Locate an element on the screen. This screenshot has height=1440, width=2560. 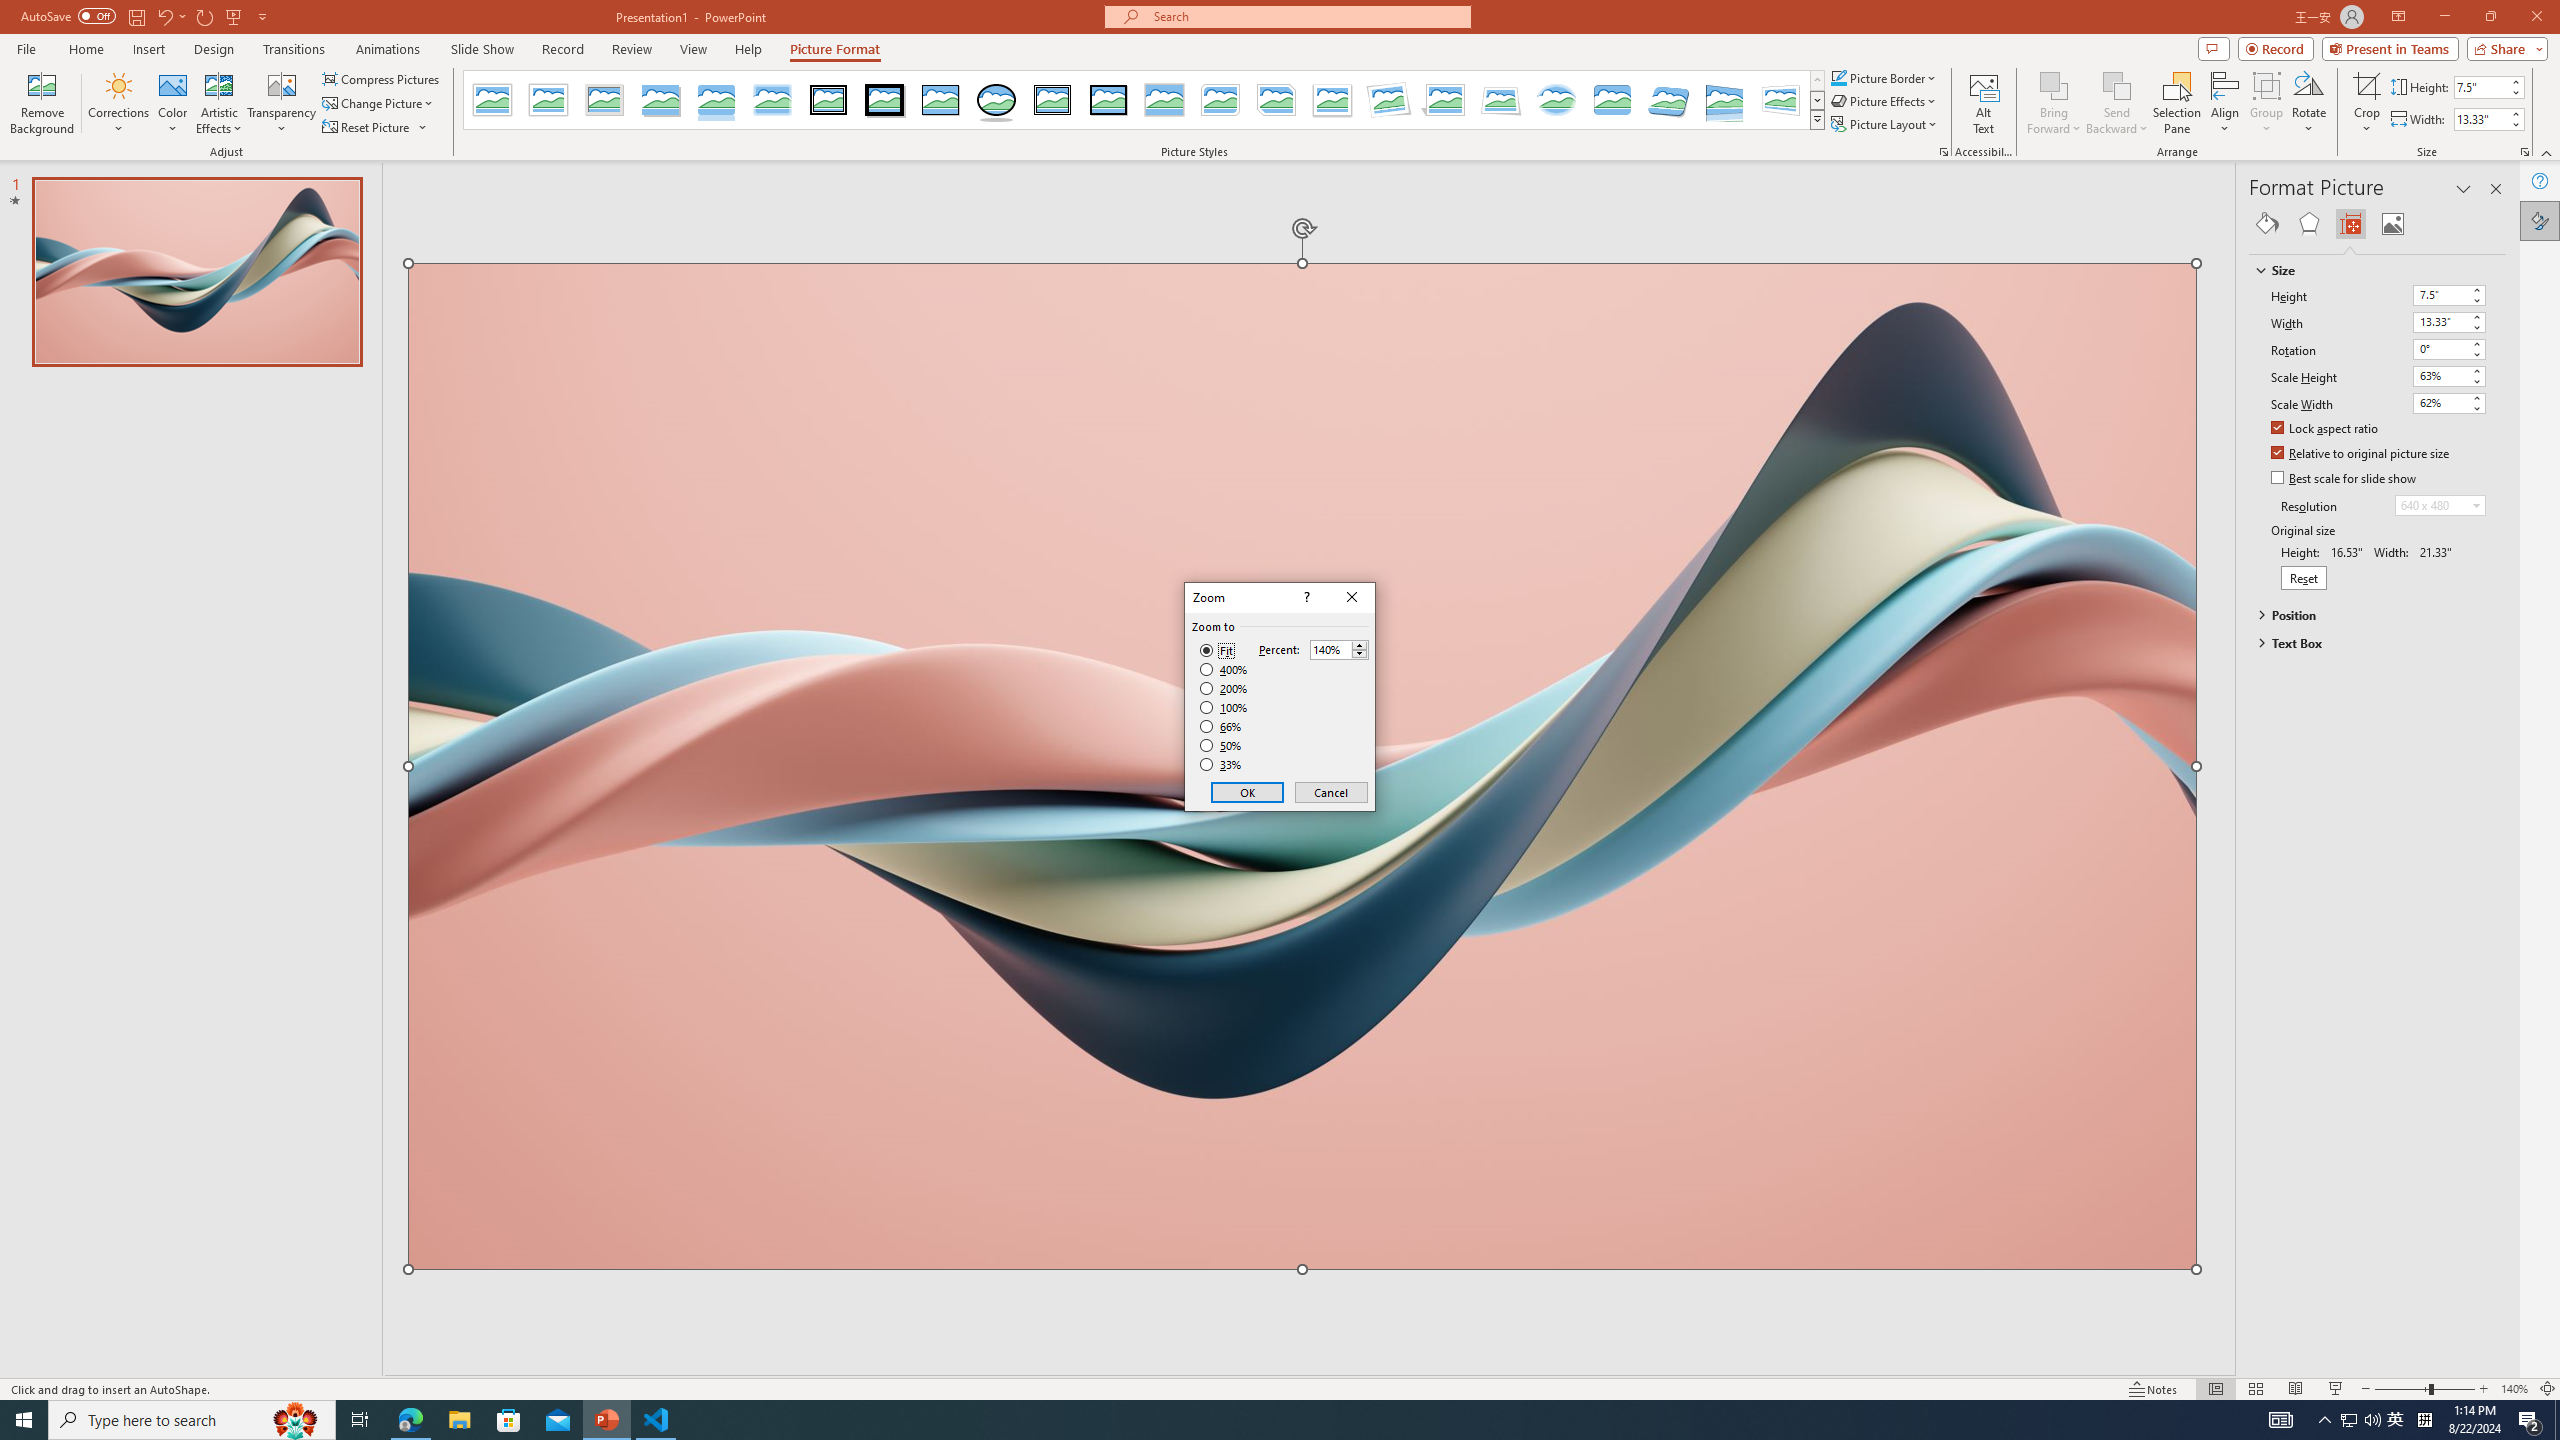
'Rotation' is located at coordinates (2439, 348).